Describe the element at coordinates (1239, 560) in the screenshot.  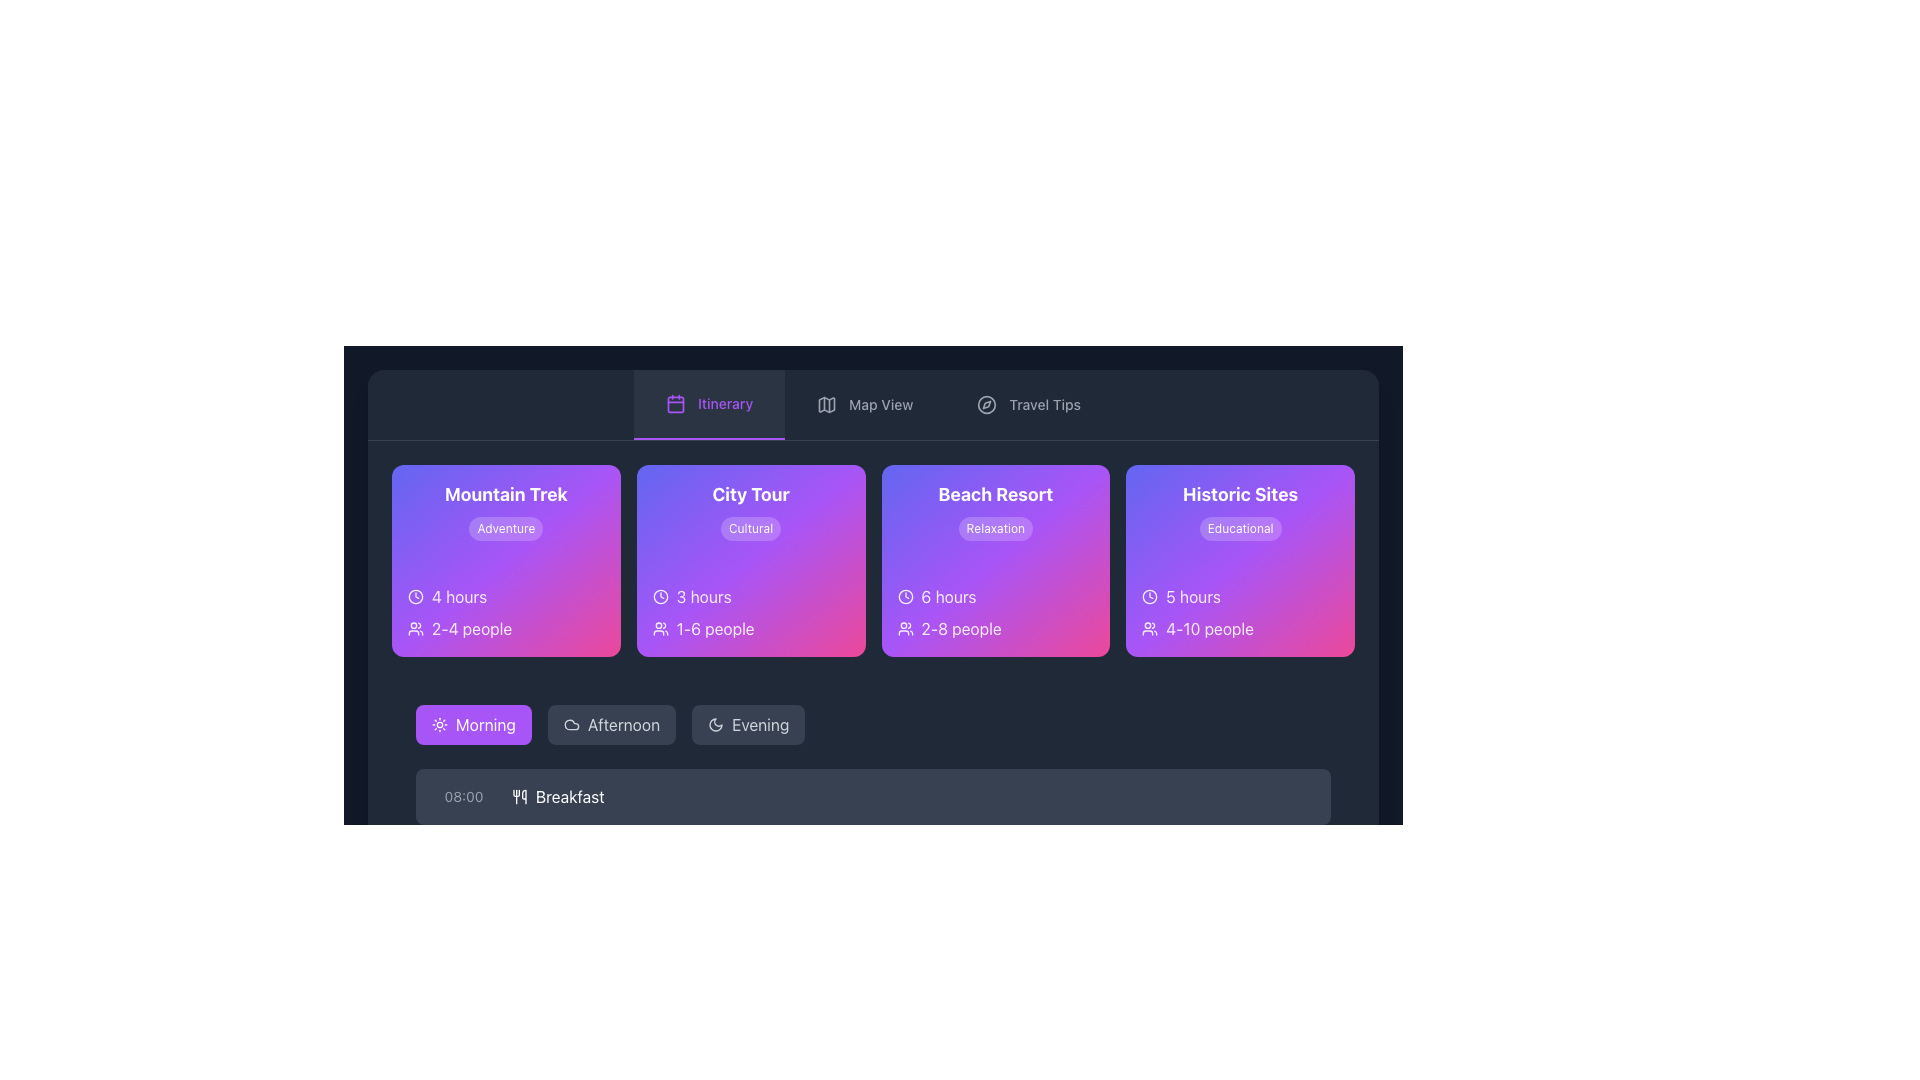
I see `the 'Historic Sites' card component, which contains educational information and is the fourth card in the grid` at that location.